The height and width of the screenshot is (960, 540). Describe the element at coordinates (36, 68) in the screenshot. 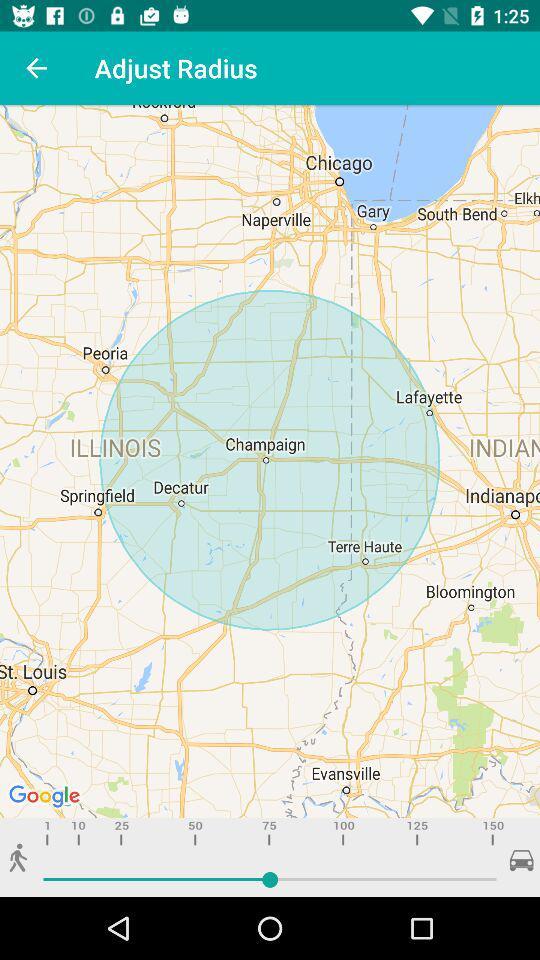

I see `icon next to adjust radius item` at that location.